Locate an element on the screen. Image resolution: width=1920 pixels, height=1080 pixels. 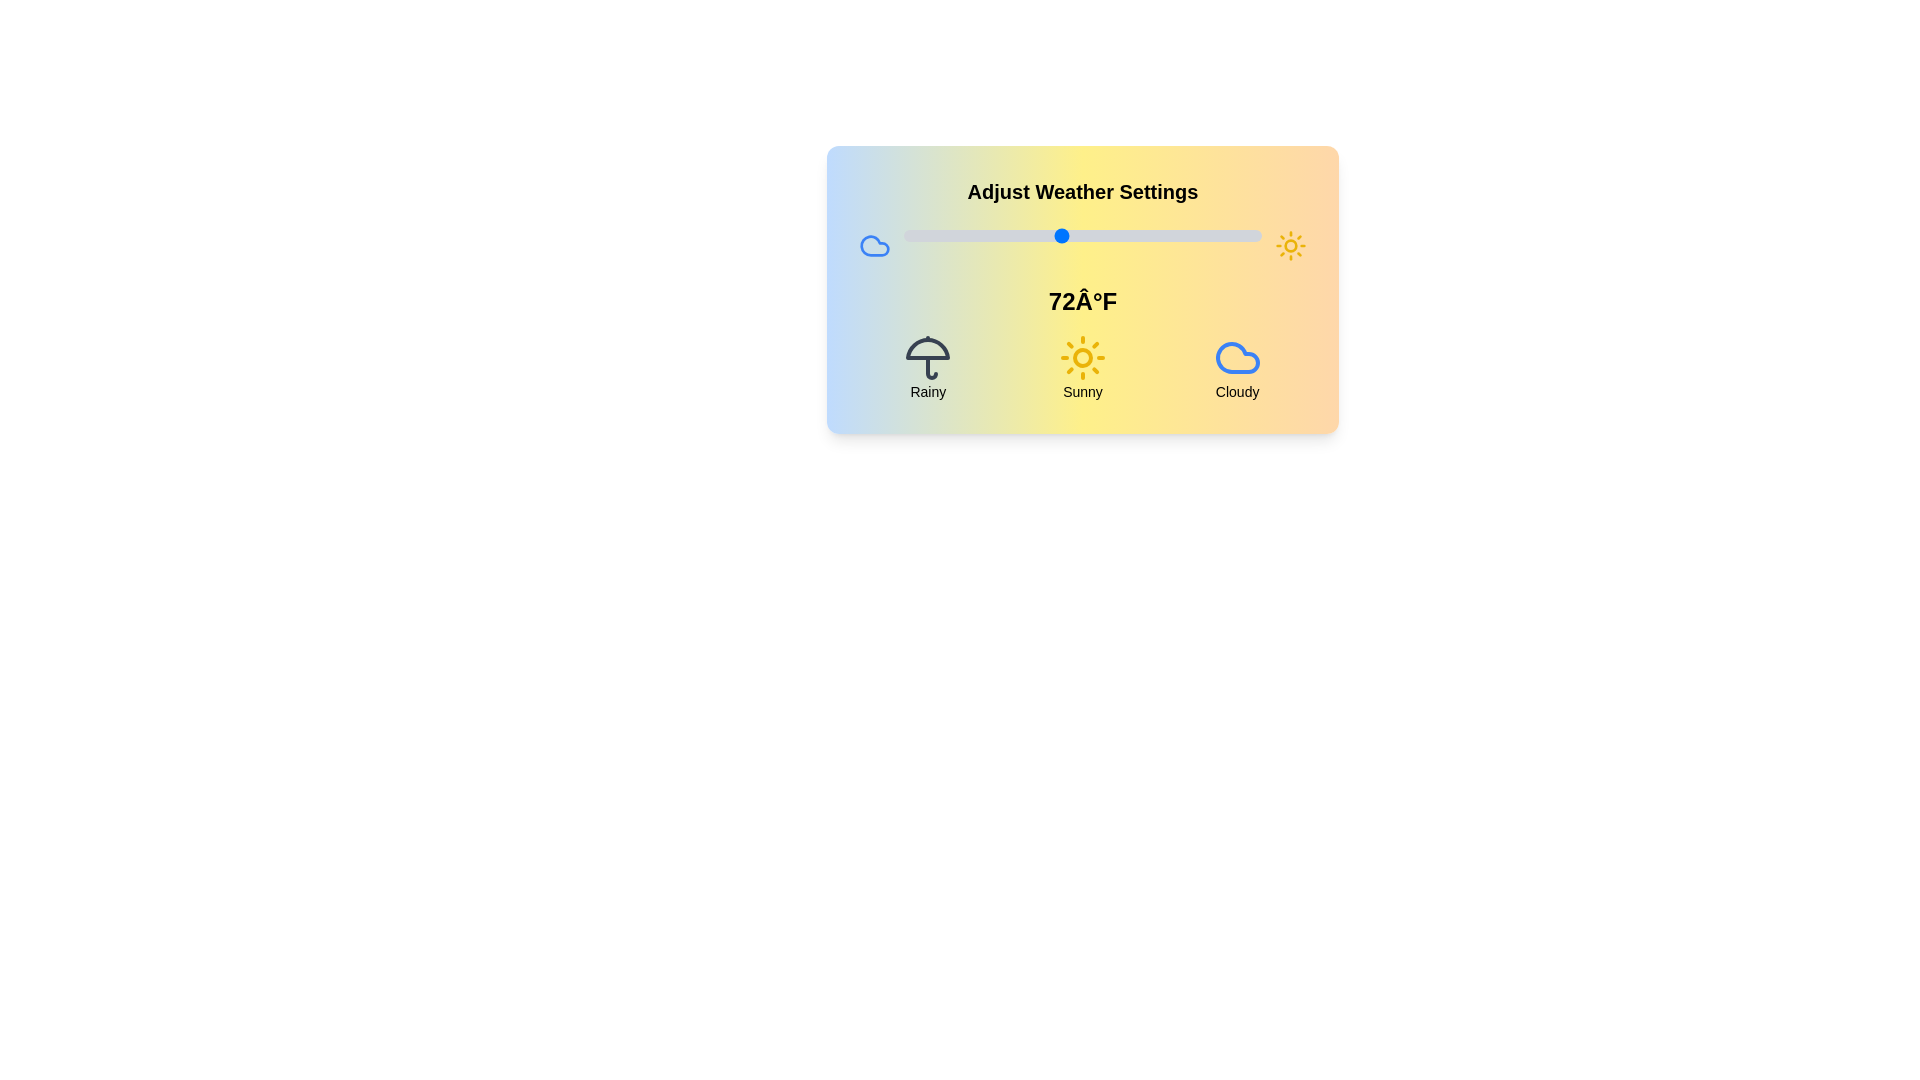
the weather icon corresponding to Cloudy to observe changes is located at coordinates (1237, 367).